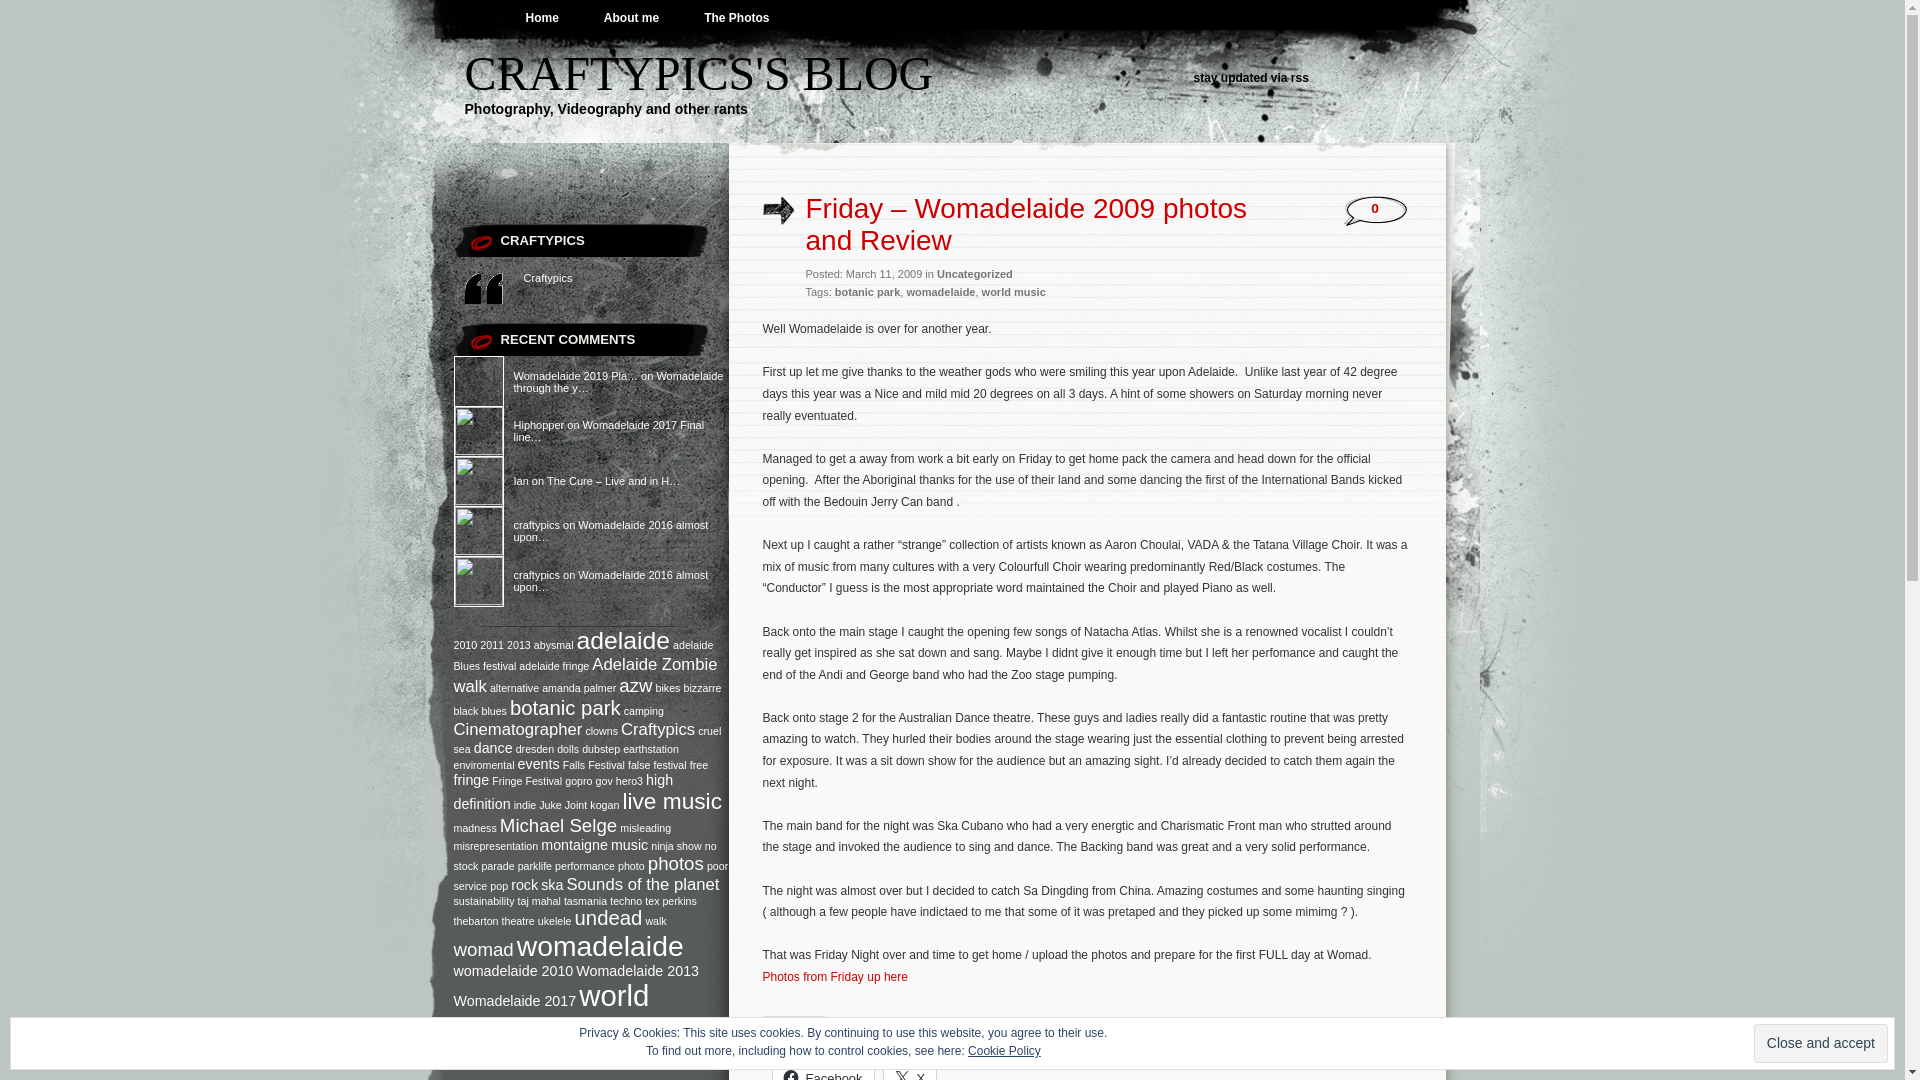  I want to click on 'blues', so click(480, 709).